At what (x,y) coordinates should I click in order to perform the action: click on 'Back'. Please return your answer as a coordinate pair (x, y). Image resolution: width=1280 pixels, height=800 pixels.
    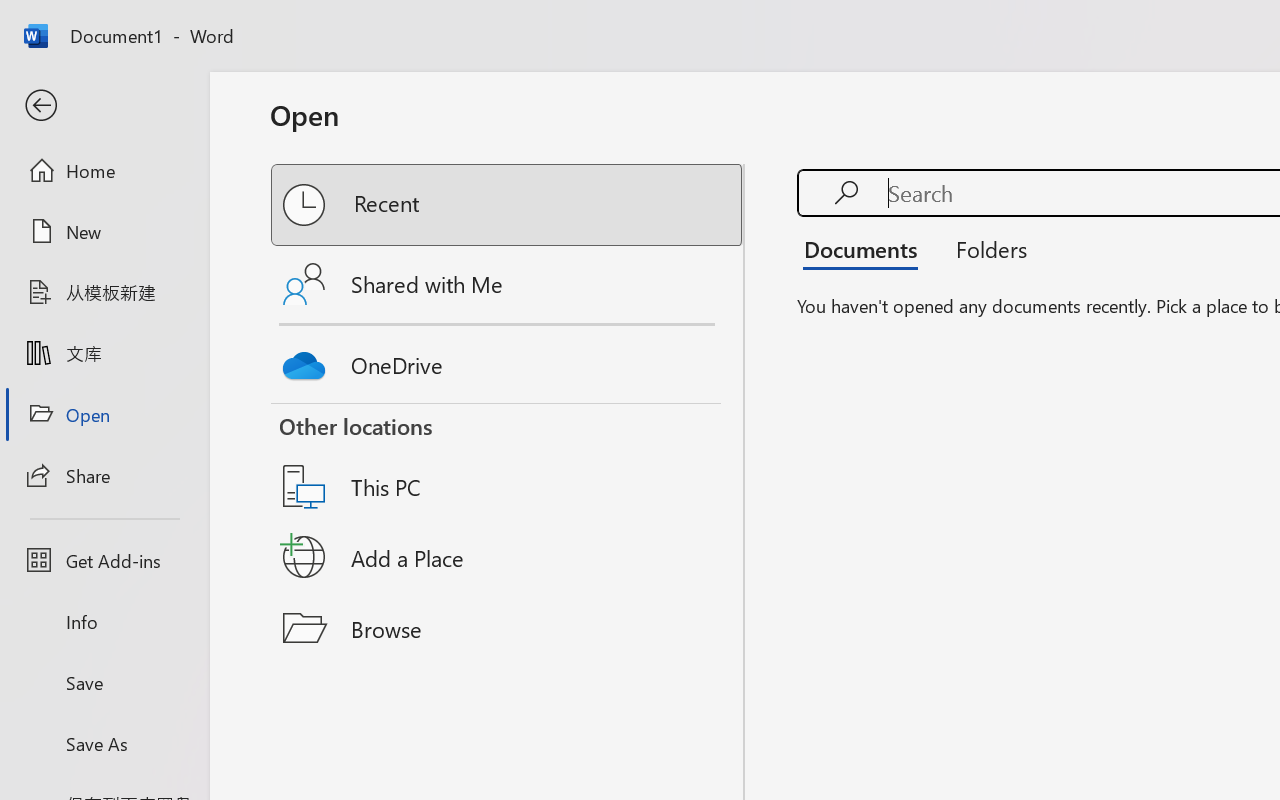
    Looking at the image, I should click on (103, 105).